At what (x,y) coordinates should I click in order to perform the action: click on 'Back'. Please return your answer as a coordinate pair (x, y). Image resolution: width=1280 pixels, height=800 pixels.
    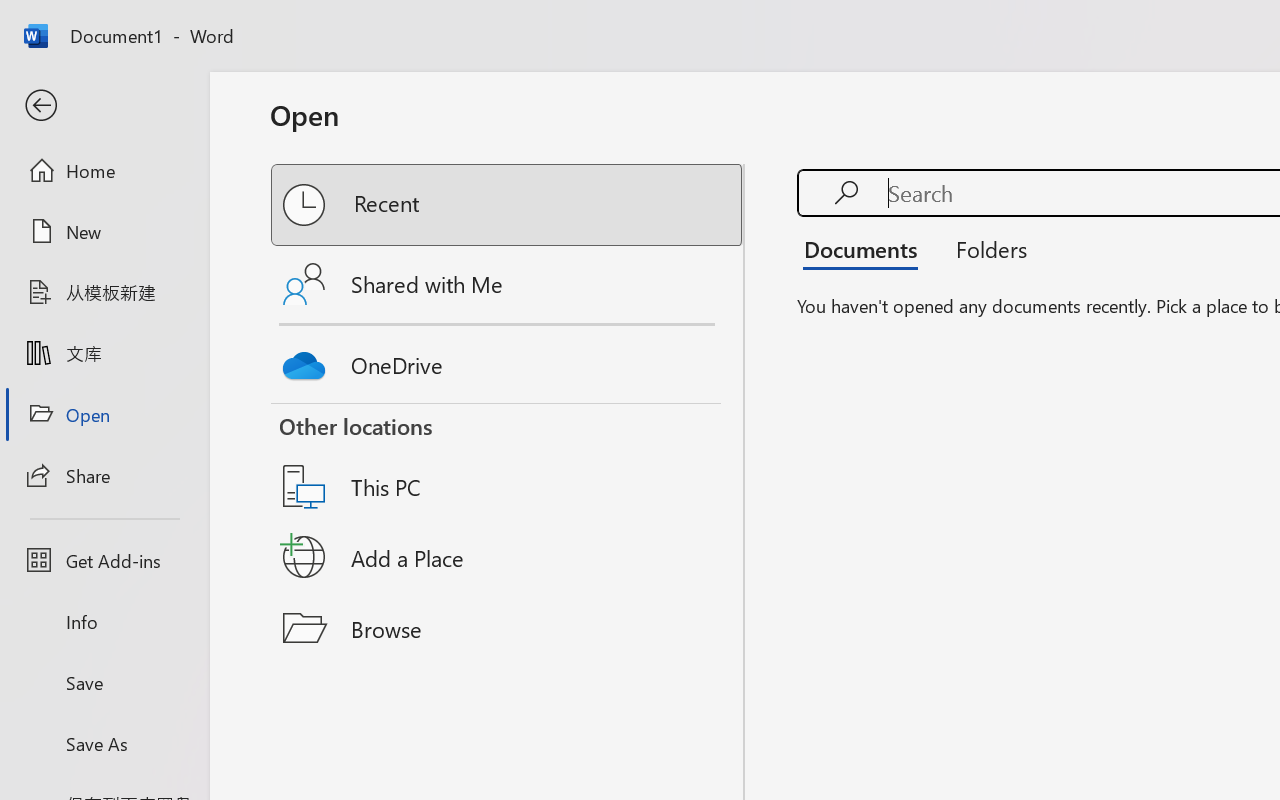
    Looking at the image, I should click on (103, 105).